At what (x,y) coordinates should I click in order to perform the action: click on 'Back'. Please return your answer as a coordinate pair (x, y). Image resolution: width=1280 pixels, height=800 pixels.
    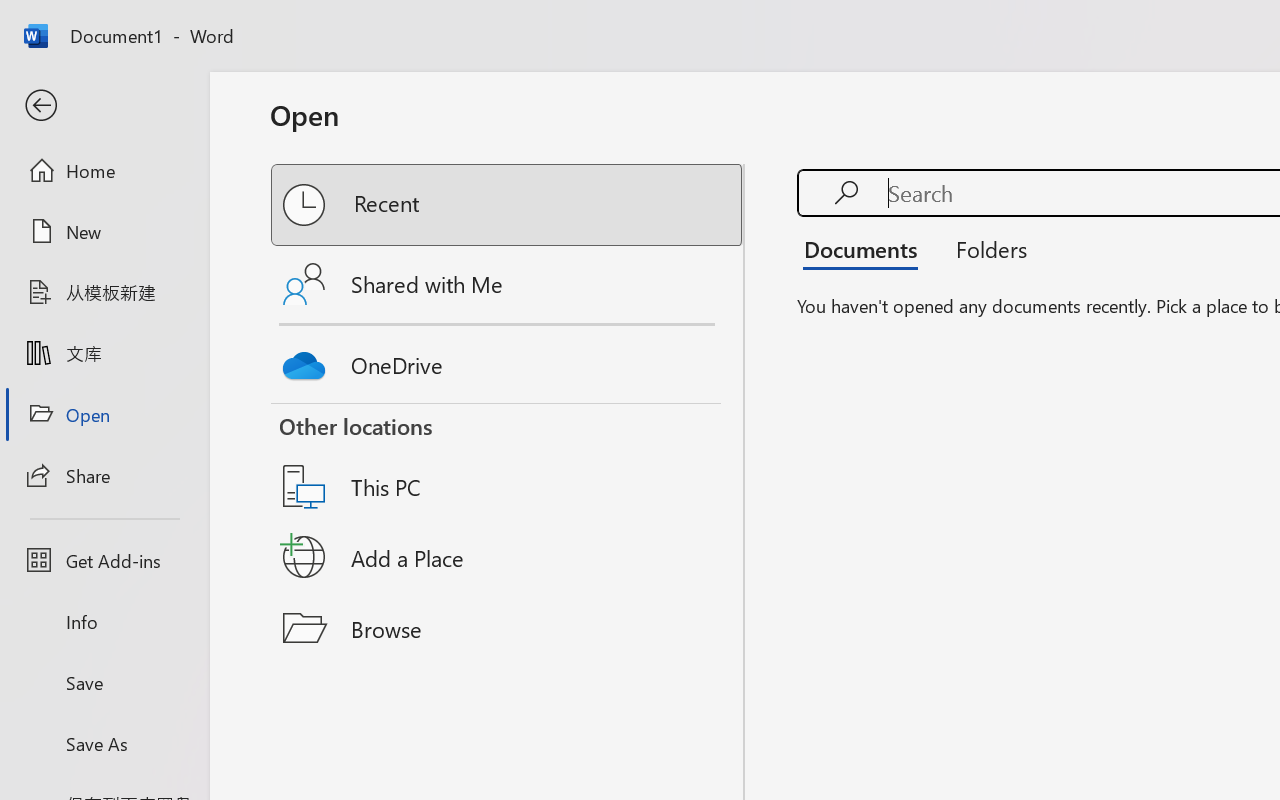
    Looking at the image, I should click on (103, 105).